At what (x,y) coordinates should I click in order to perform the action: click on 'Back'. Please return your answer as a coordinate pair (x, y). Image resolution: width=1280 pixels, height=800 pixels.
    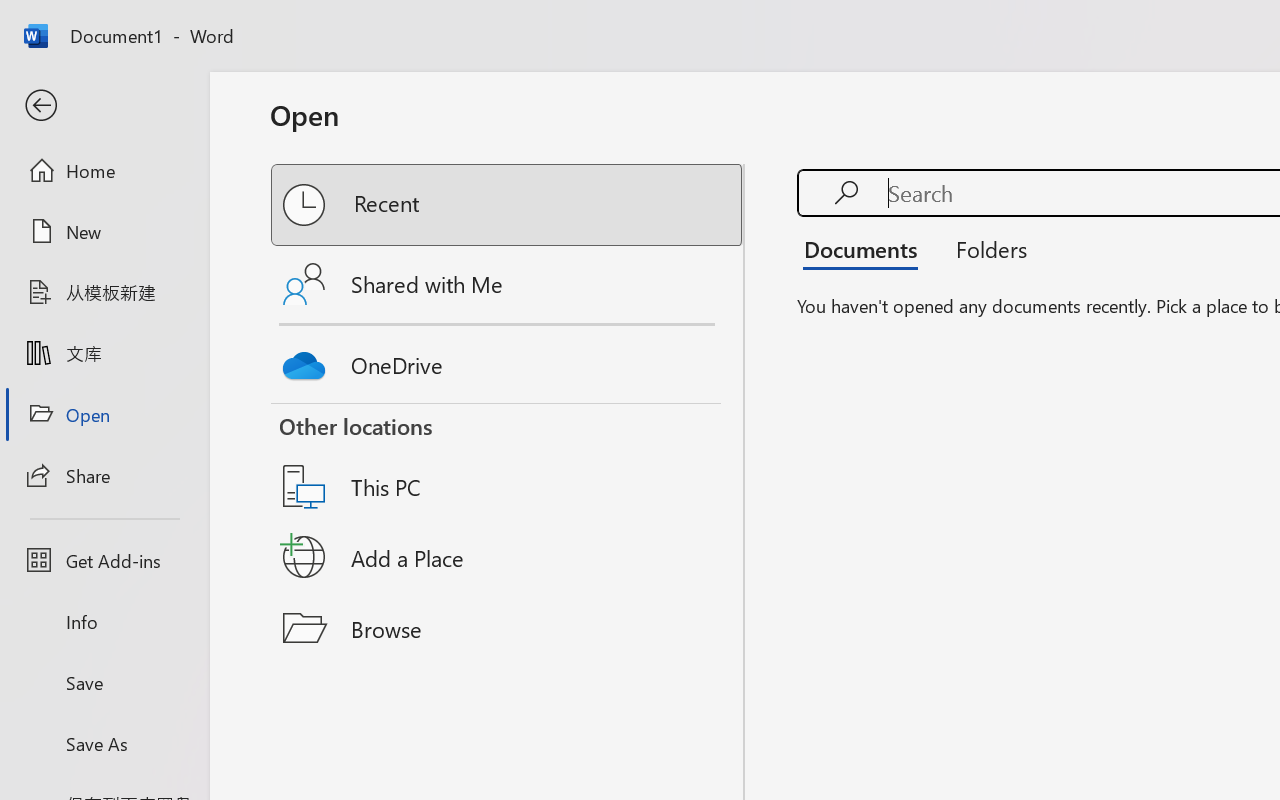
    Looking at the image, I should click on (103, 105).